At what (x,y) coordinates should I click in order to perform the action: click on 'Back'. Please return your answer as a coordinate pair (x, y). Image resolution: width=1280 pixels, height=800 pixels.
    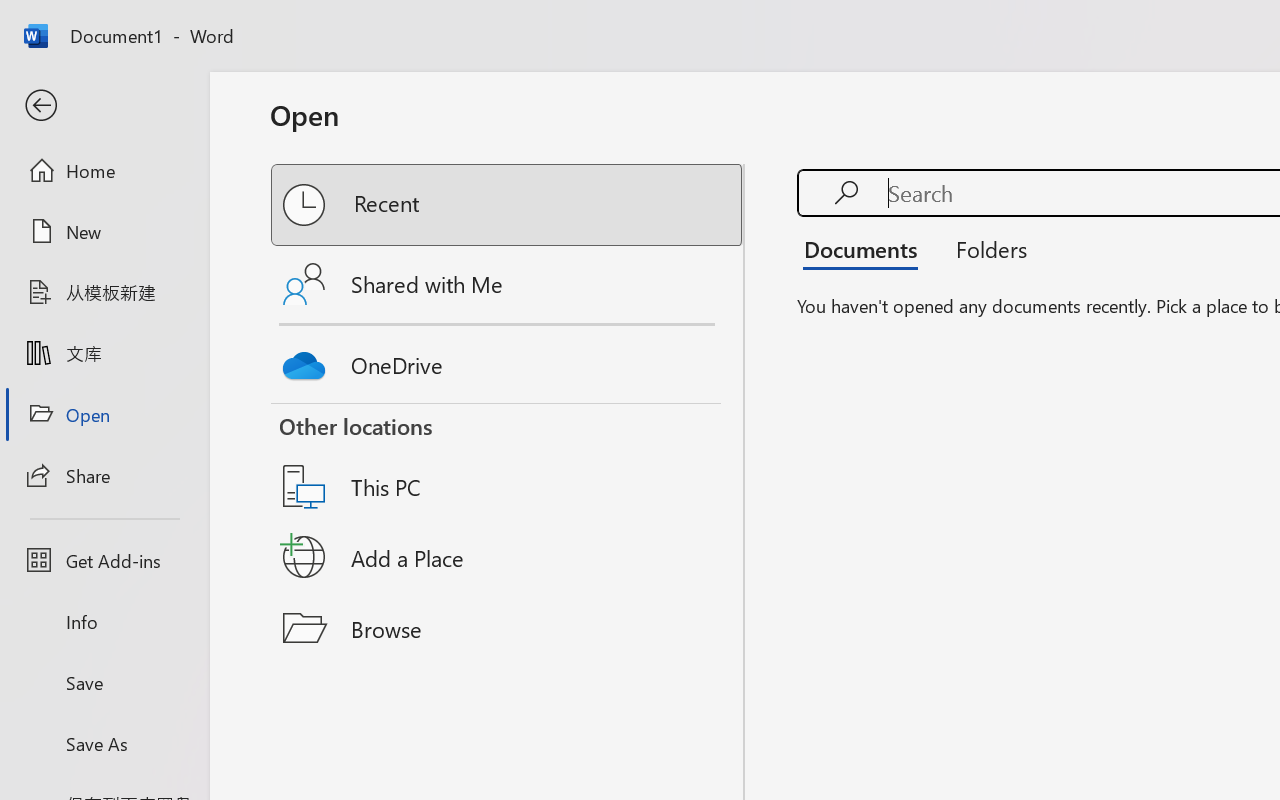
    Looking at the image, I should click on (103, 105).